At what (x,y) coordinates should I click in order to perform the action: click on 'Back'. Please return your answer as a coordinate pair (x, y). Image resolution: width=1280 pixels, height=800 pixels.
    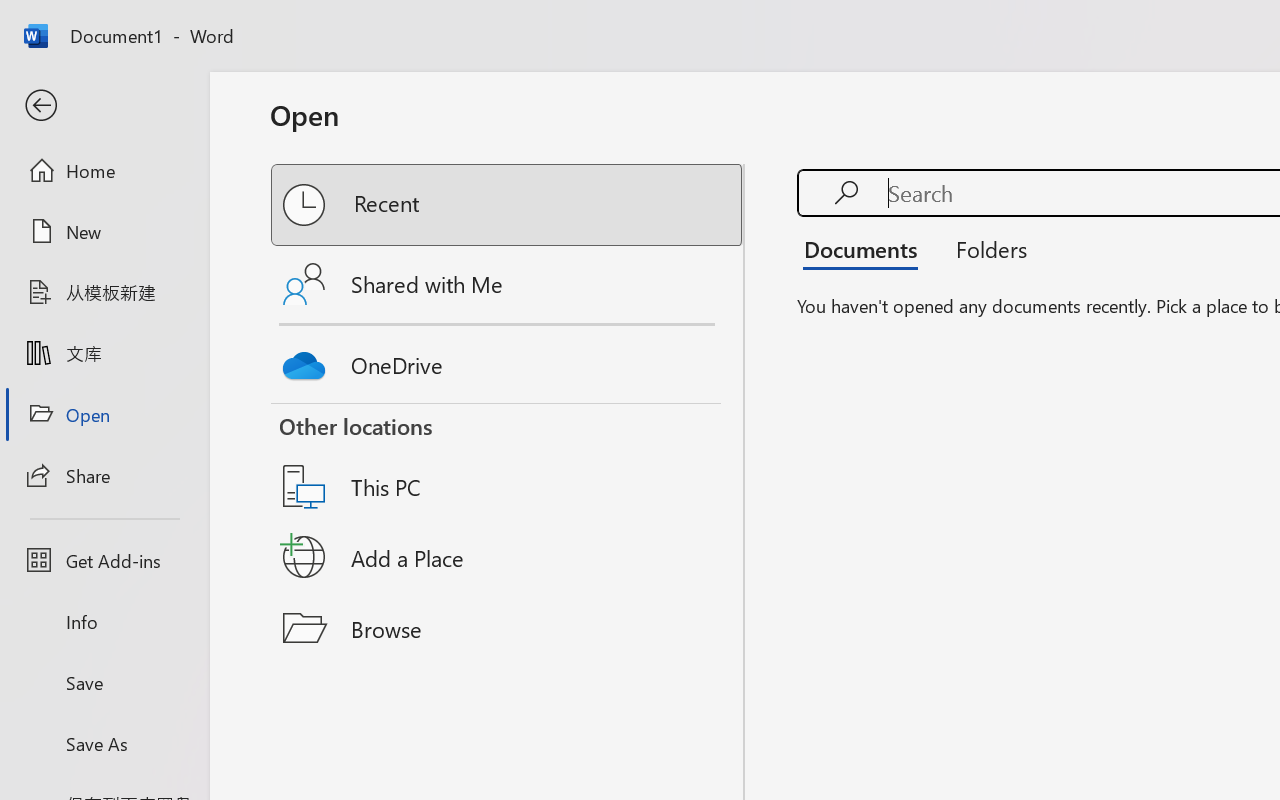
    Looking at the image, I should click on (103, 105).